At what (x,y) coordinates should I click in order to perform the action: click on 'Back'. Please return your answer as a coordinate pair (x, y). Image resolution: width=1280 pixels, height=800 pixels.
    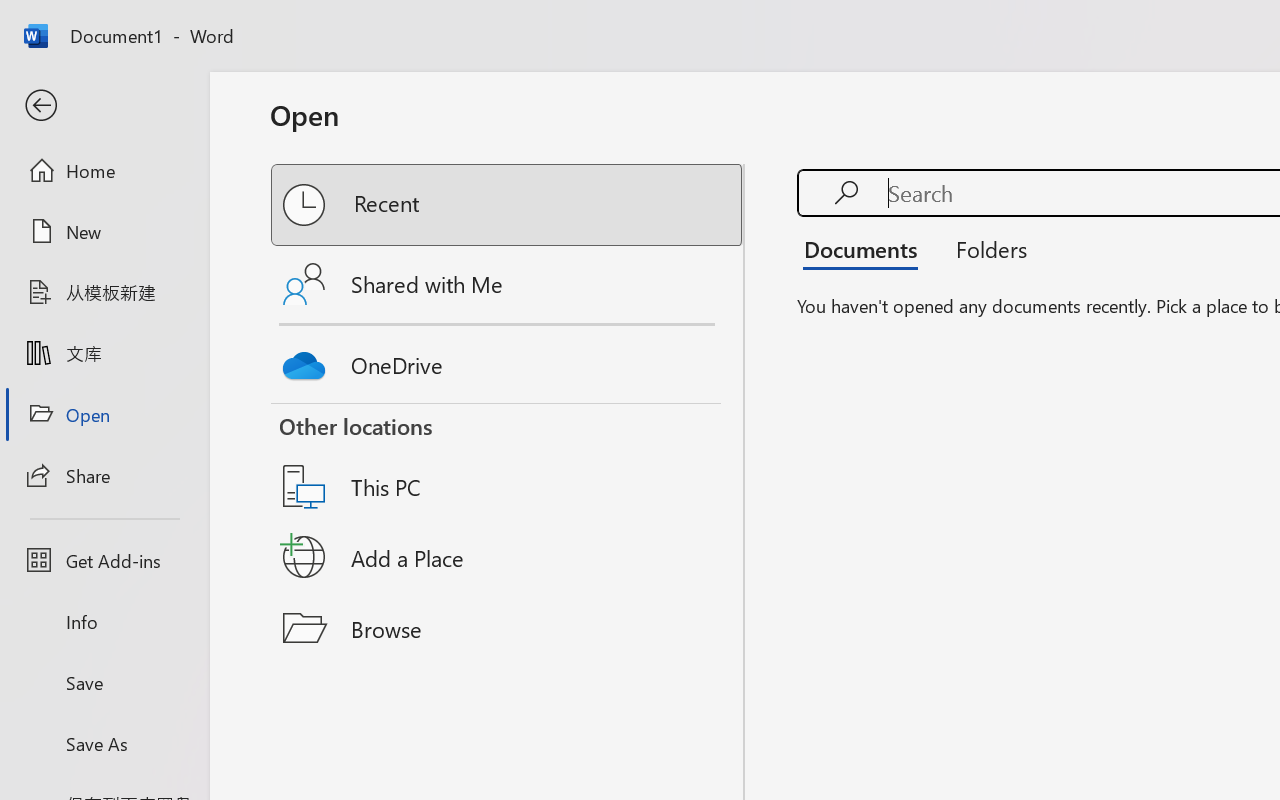
    Looking at the image, I should click on (103, 105).